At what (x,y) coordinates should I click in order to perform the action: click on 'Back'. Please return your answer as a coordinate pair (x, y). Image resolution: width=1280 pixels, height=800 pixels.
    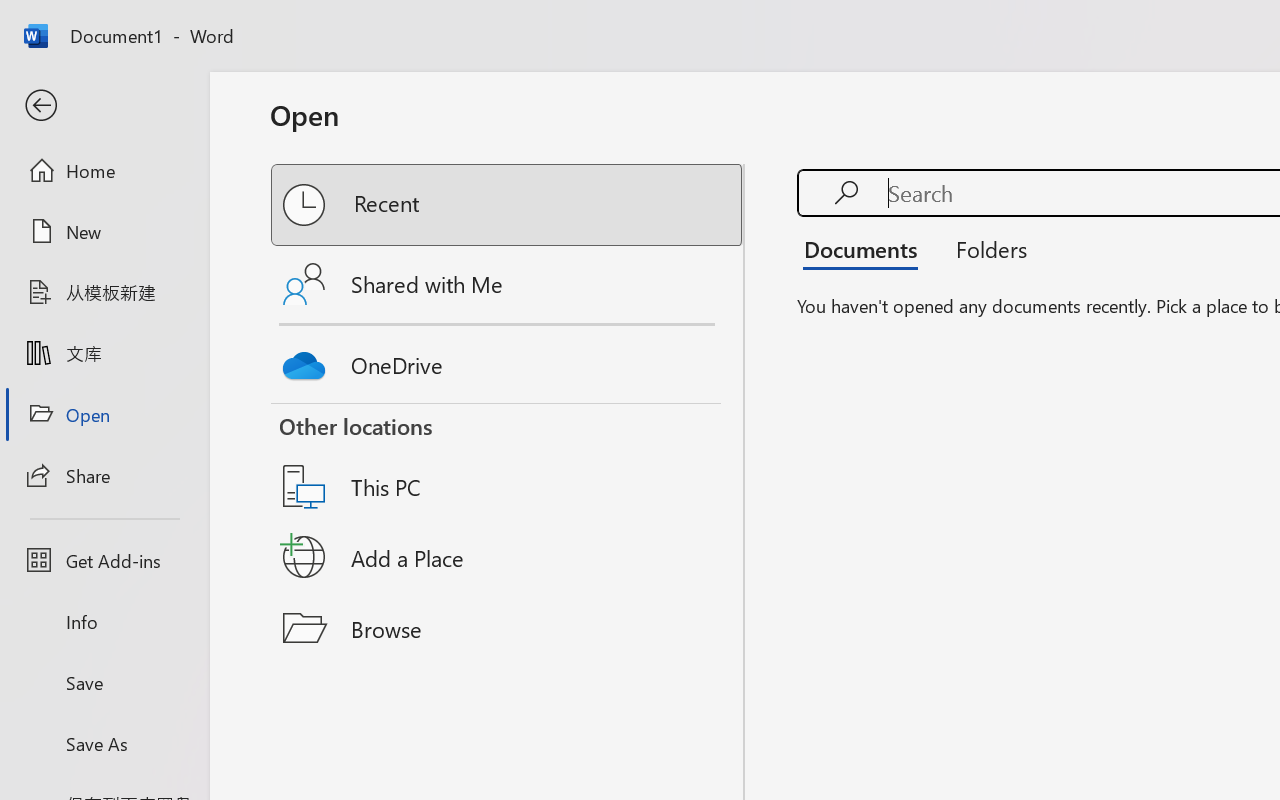
    Looking at the image, I should click on (103, 105).